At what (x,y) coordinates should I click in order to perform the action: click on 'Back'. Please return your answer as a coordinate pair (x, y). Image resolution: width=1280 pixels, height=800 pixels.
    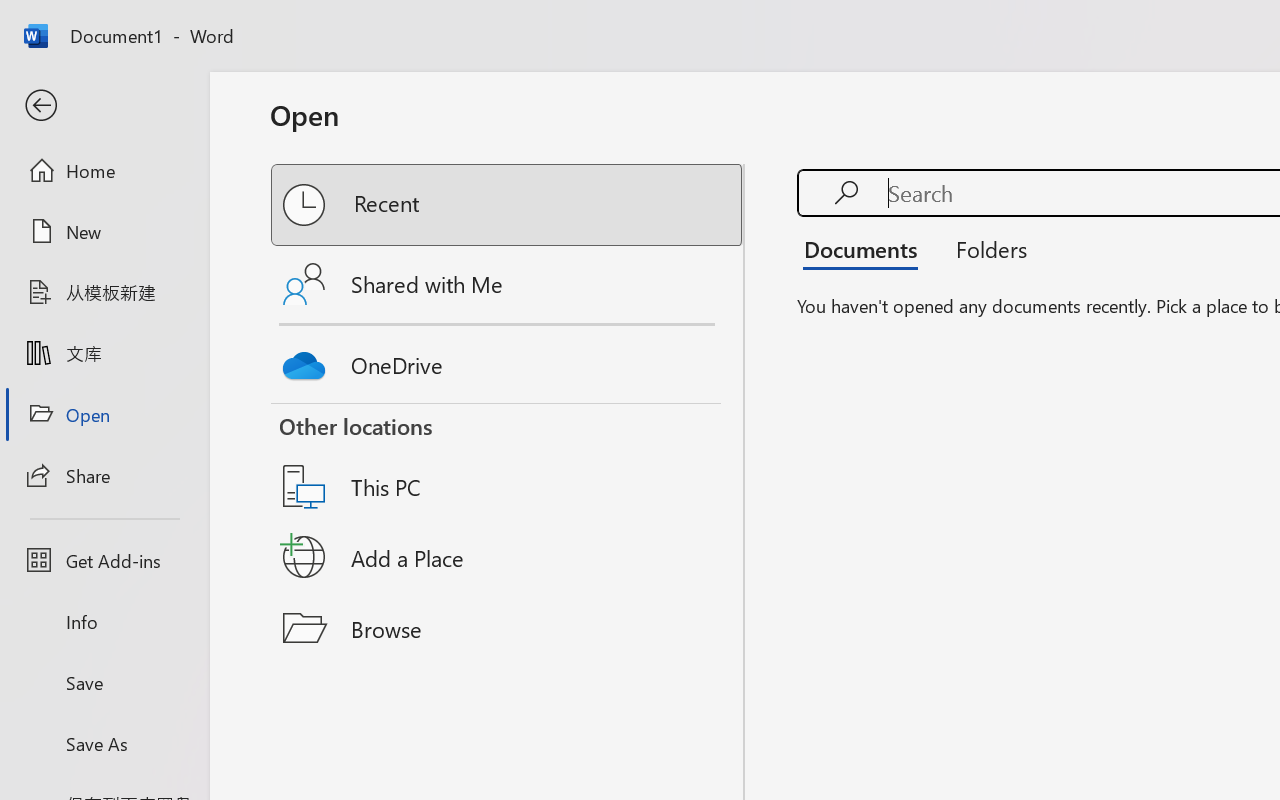
    Looking at the image, I should click on (103, 105).